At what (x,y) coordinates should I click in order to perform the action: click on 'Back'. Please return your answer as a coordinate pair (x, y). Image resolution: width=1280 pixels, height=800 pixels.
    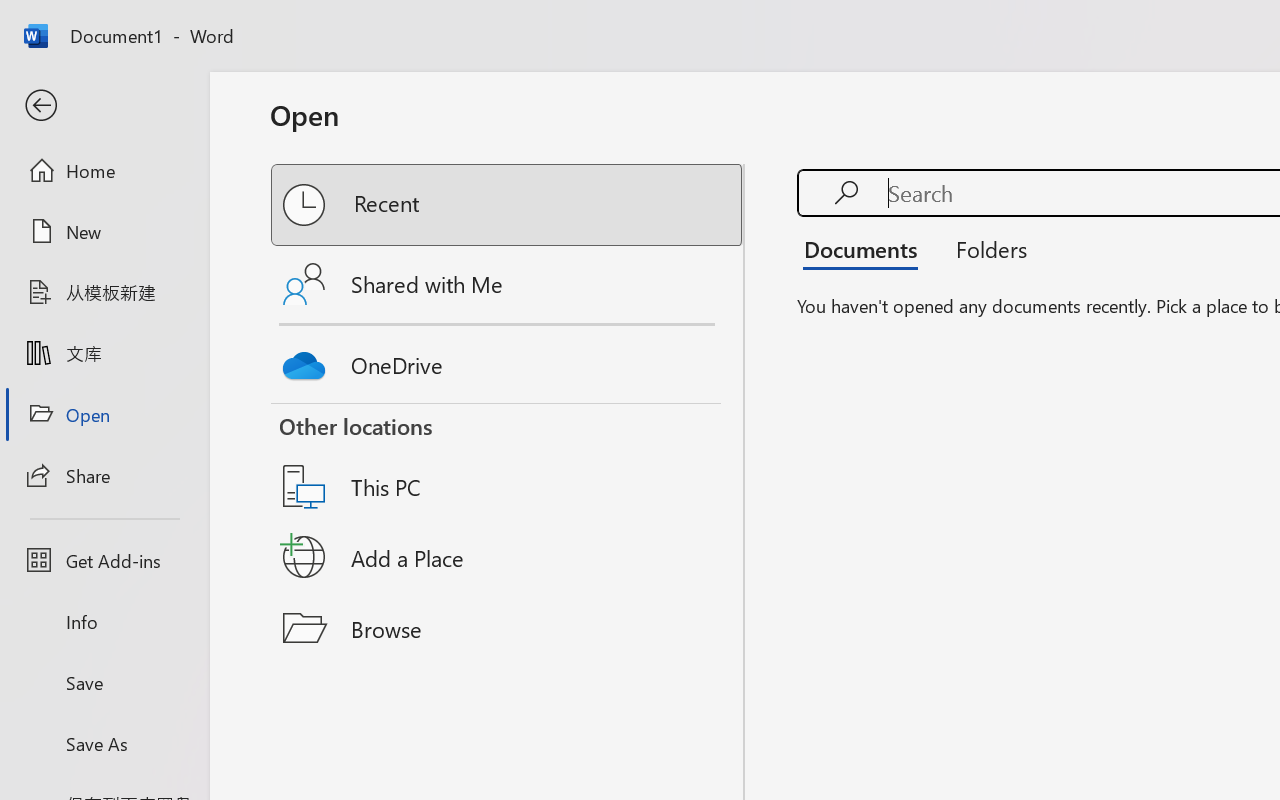
    Looking at the image, I should click on (103, 105).